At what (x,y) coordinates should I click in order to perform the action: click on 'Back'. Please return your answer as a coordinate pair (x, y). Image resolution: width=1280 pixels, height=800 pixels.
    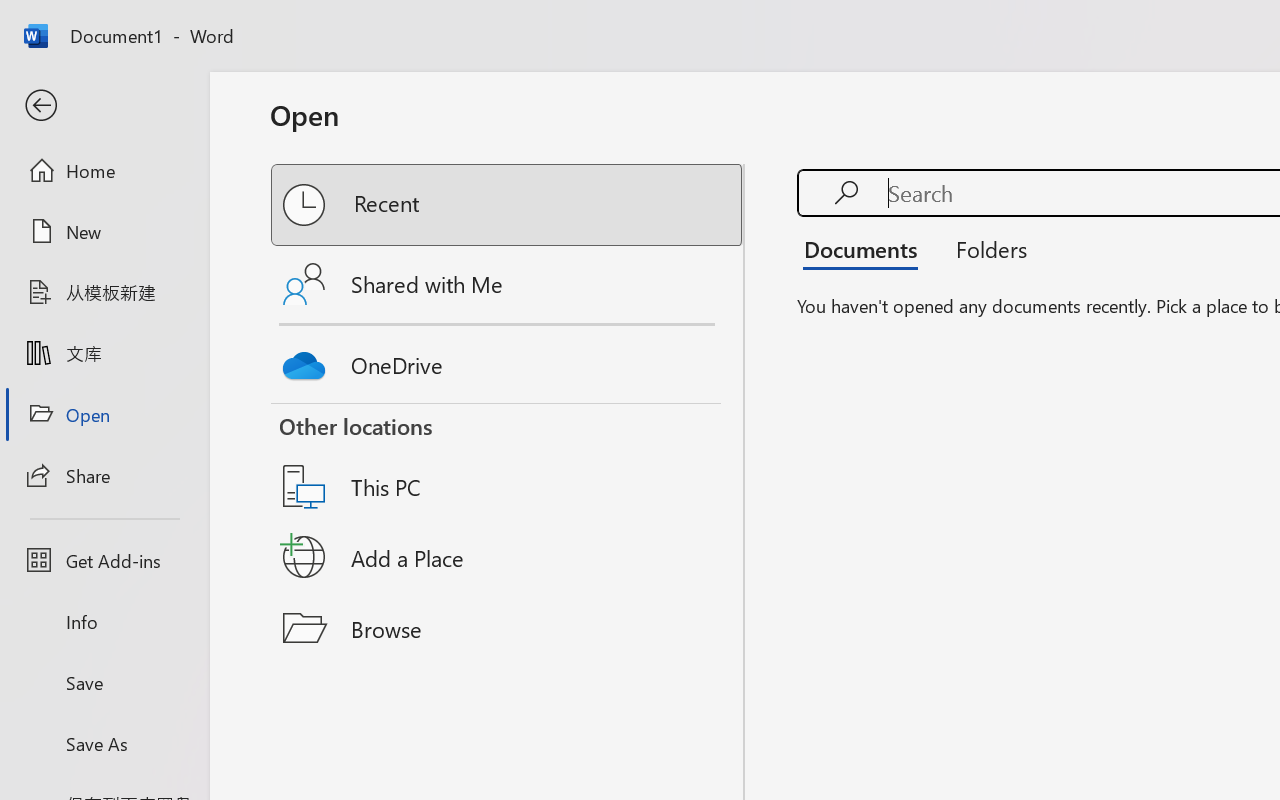
    Looking at the image, I should click on (103, 105).